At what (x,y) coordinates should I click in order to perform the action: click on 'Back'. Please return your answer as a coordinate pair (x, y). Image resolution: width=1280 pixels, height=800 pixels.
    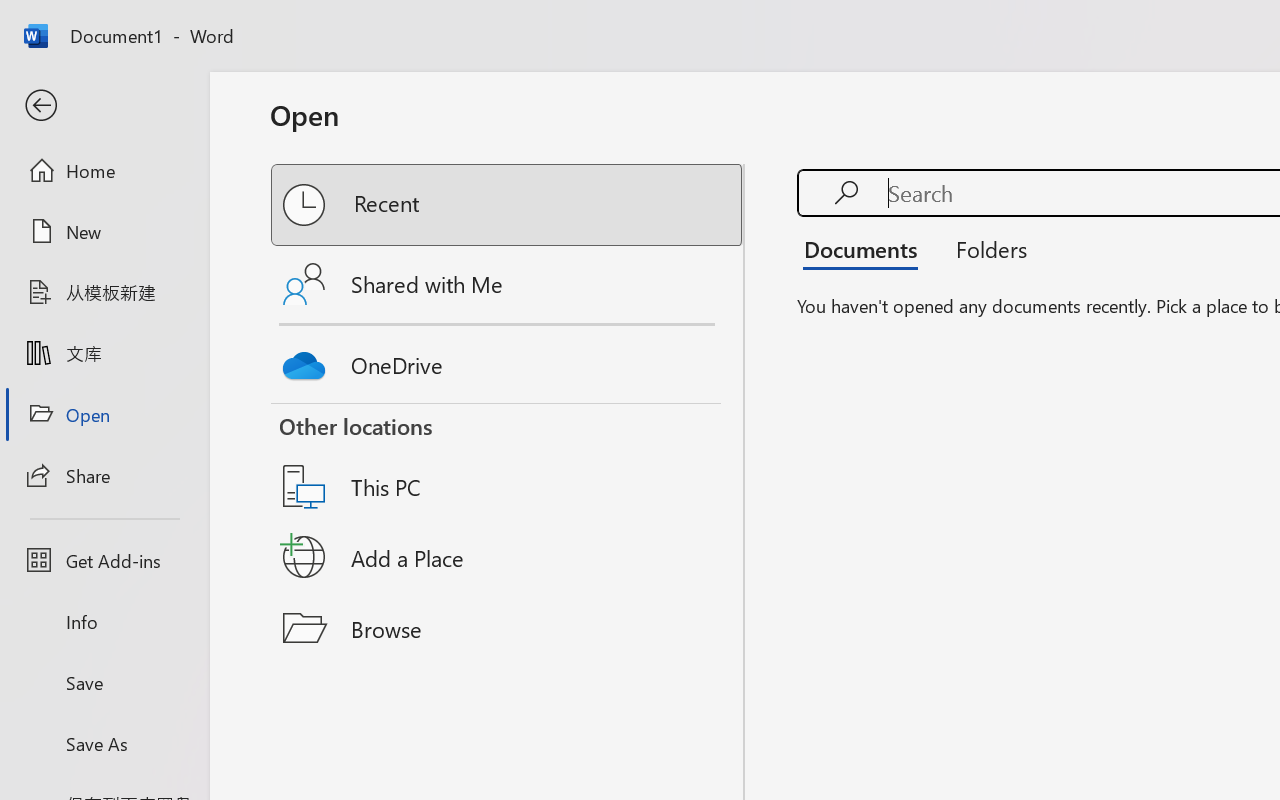
    Looking at the image, I should click on (103, 105).